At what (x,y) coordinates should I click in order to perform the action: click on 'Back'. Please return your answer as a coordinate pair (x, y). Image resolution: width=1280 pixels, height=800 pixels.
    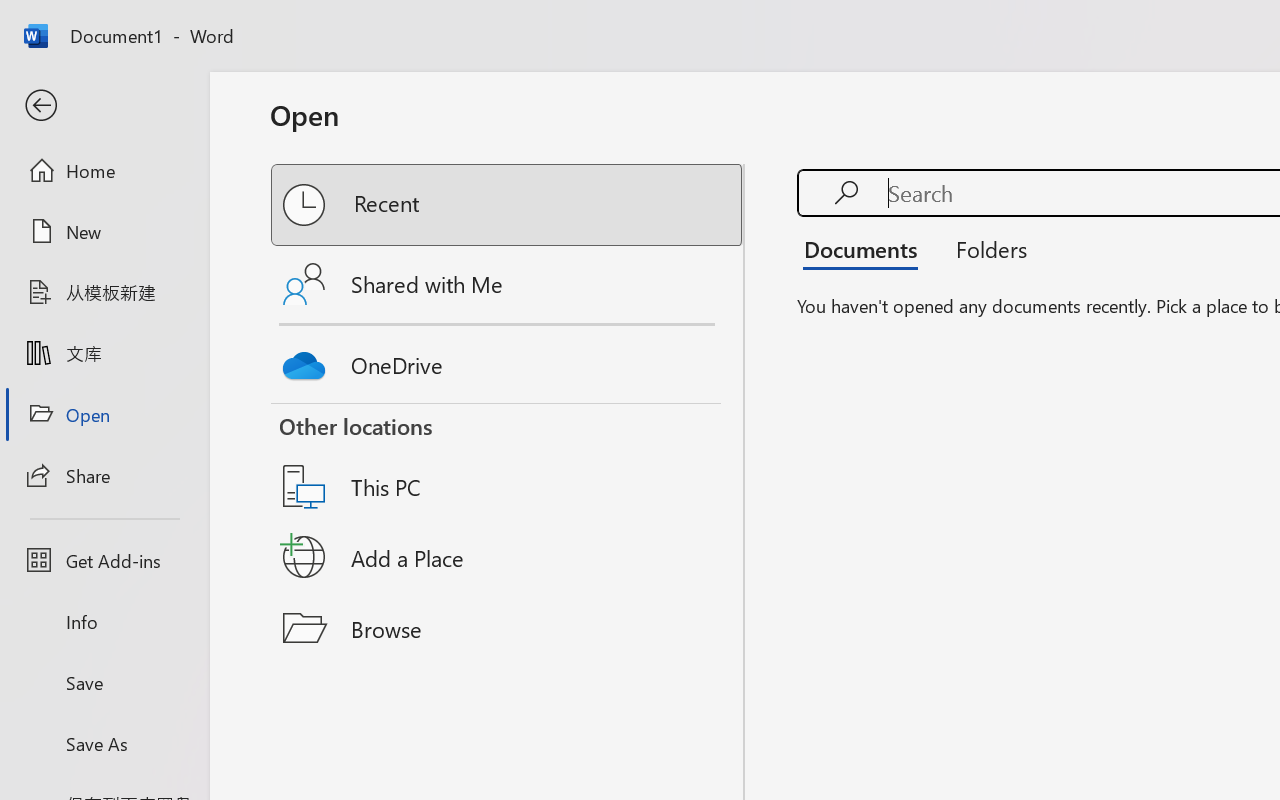
    Looking at the image, I should click on (103, 105).